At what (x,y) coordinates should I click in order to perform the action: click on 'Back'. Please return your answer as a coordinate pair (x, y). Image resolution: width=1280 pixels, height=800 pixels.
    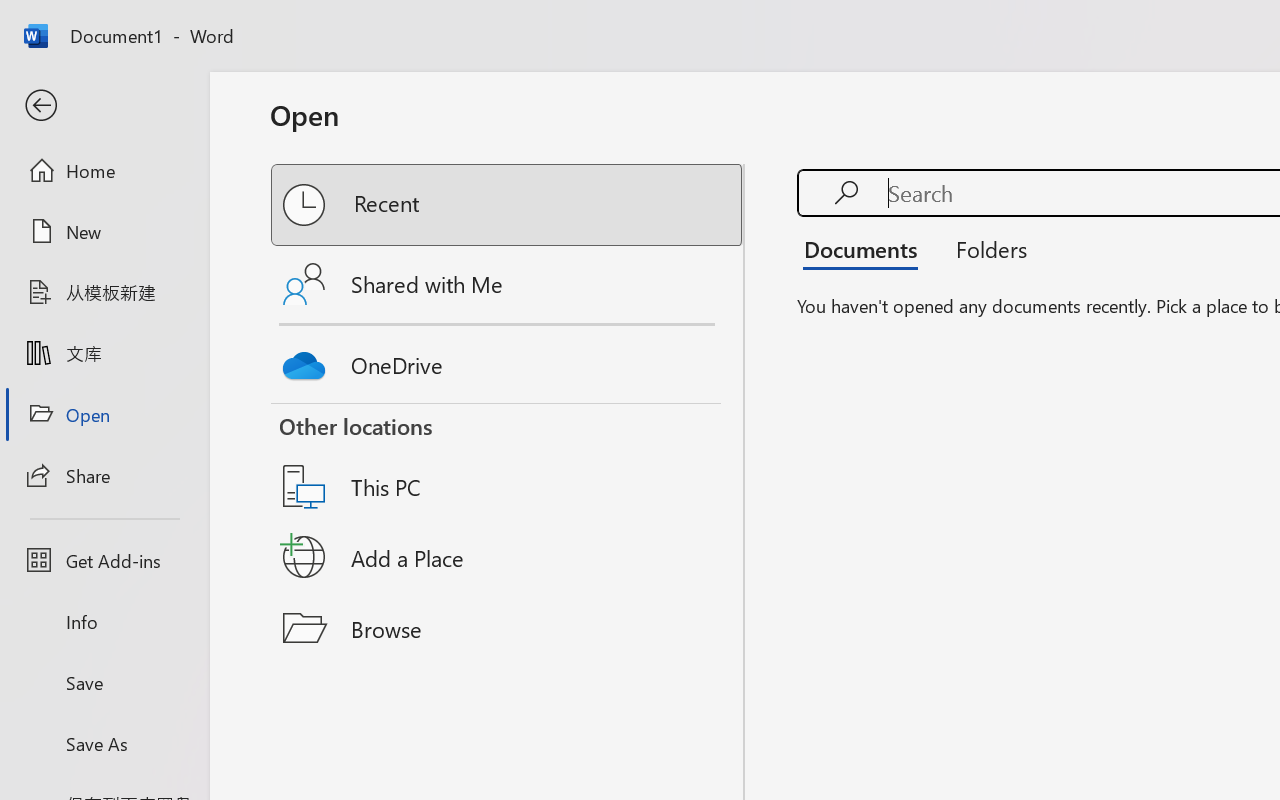
    Looking at the image, I should click on (103, 105).